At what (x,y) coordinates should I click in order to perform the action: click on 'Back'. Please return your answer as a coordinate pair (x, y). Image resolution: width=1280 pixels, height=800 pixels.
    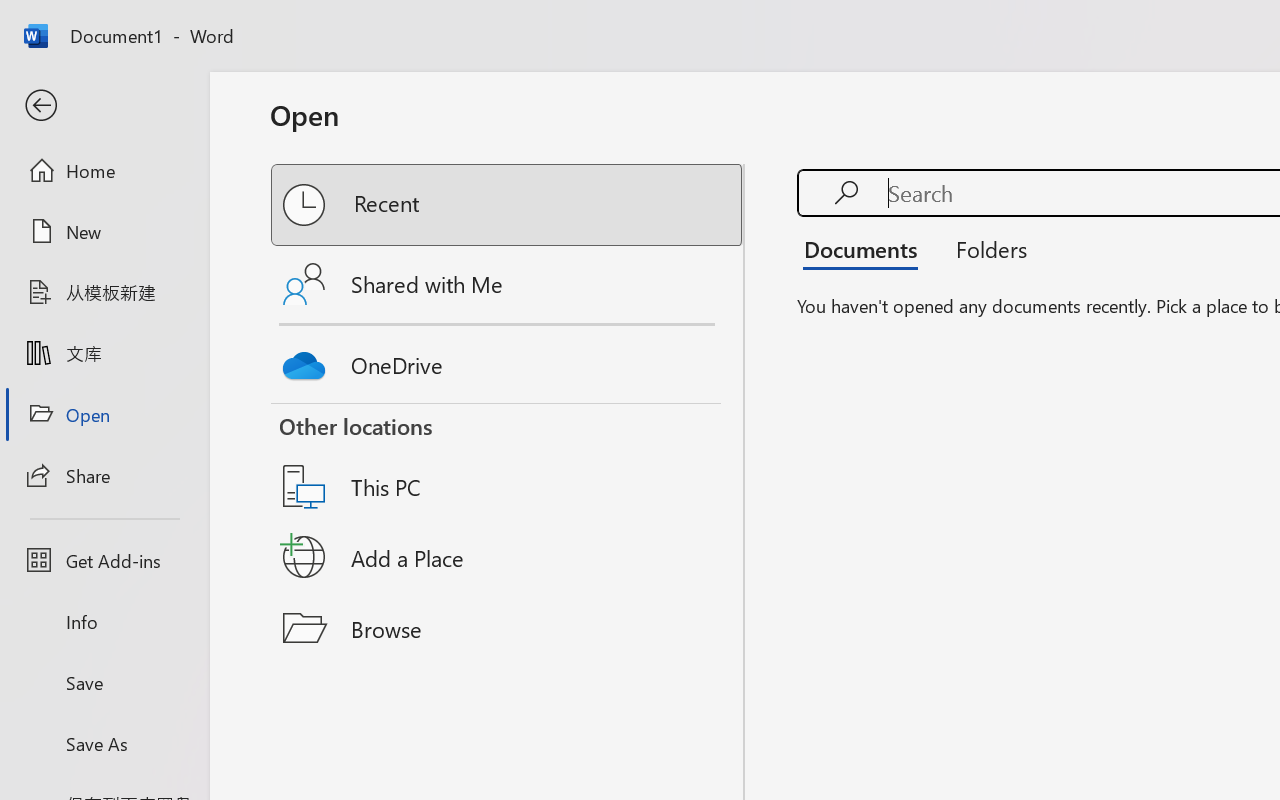
    Looking at the image, I should click on (103, 105).